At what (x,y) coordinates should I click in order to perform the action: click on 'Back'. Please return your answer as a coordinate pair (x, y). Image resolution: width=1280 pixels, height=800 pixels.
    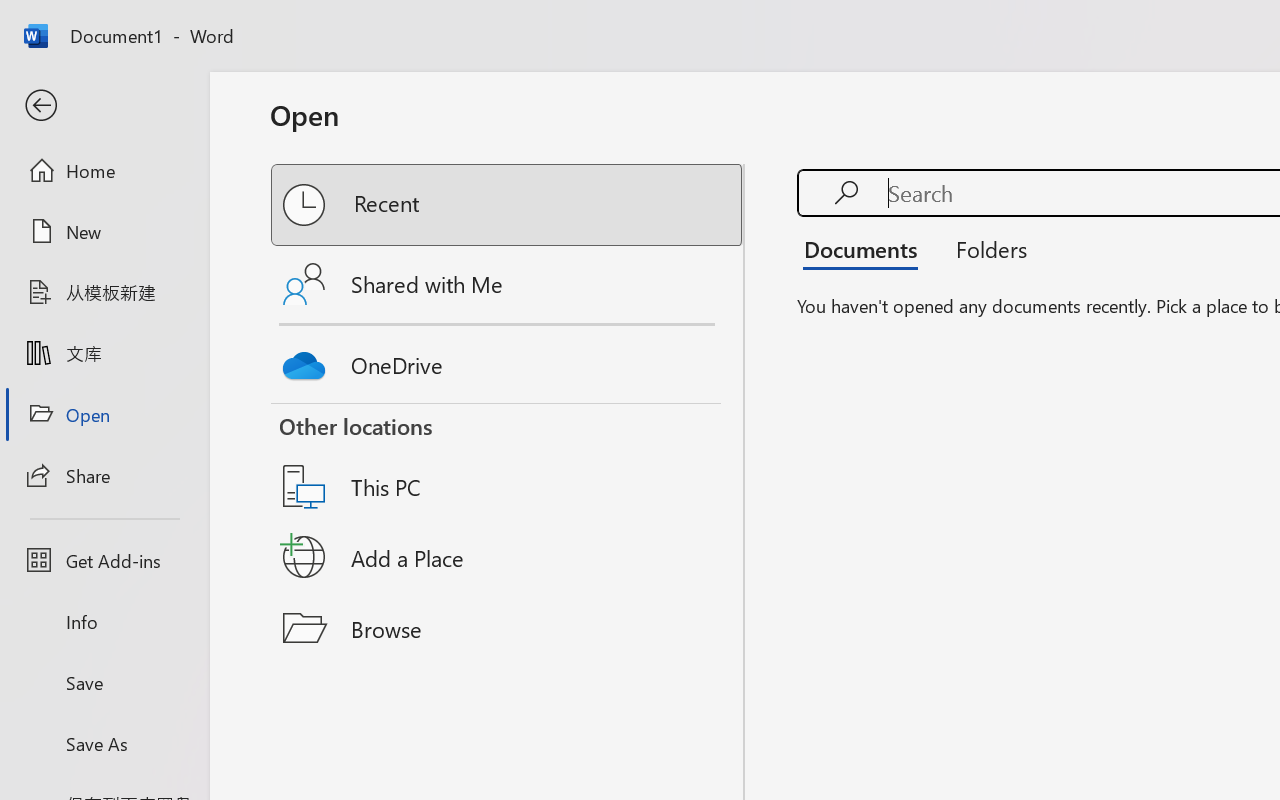
    Looking at the image, I should click on (103, 105).